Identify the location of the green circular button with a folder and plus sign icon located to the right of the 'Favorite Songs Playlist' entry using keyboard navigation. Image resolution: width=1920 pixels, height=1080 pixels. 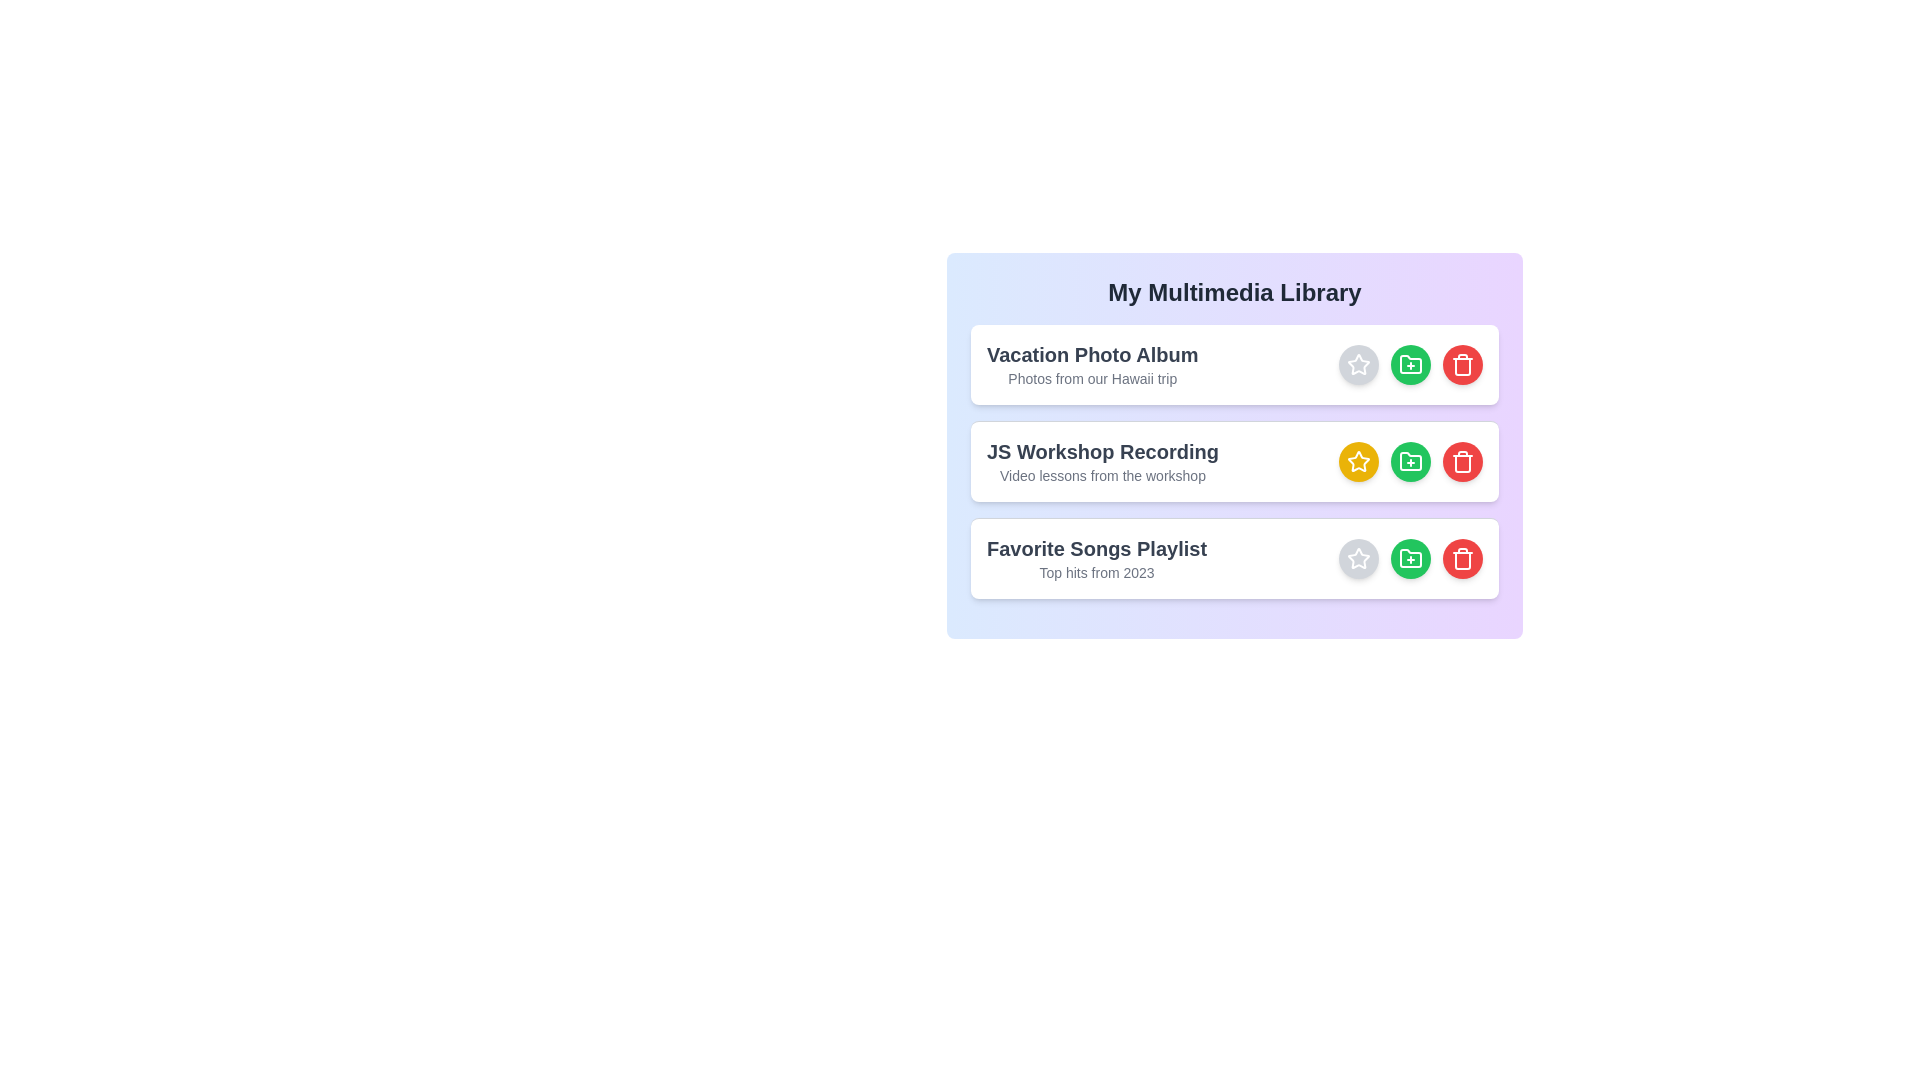
(1410, 559).